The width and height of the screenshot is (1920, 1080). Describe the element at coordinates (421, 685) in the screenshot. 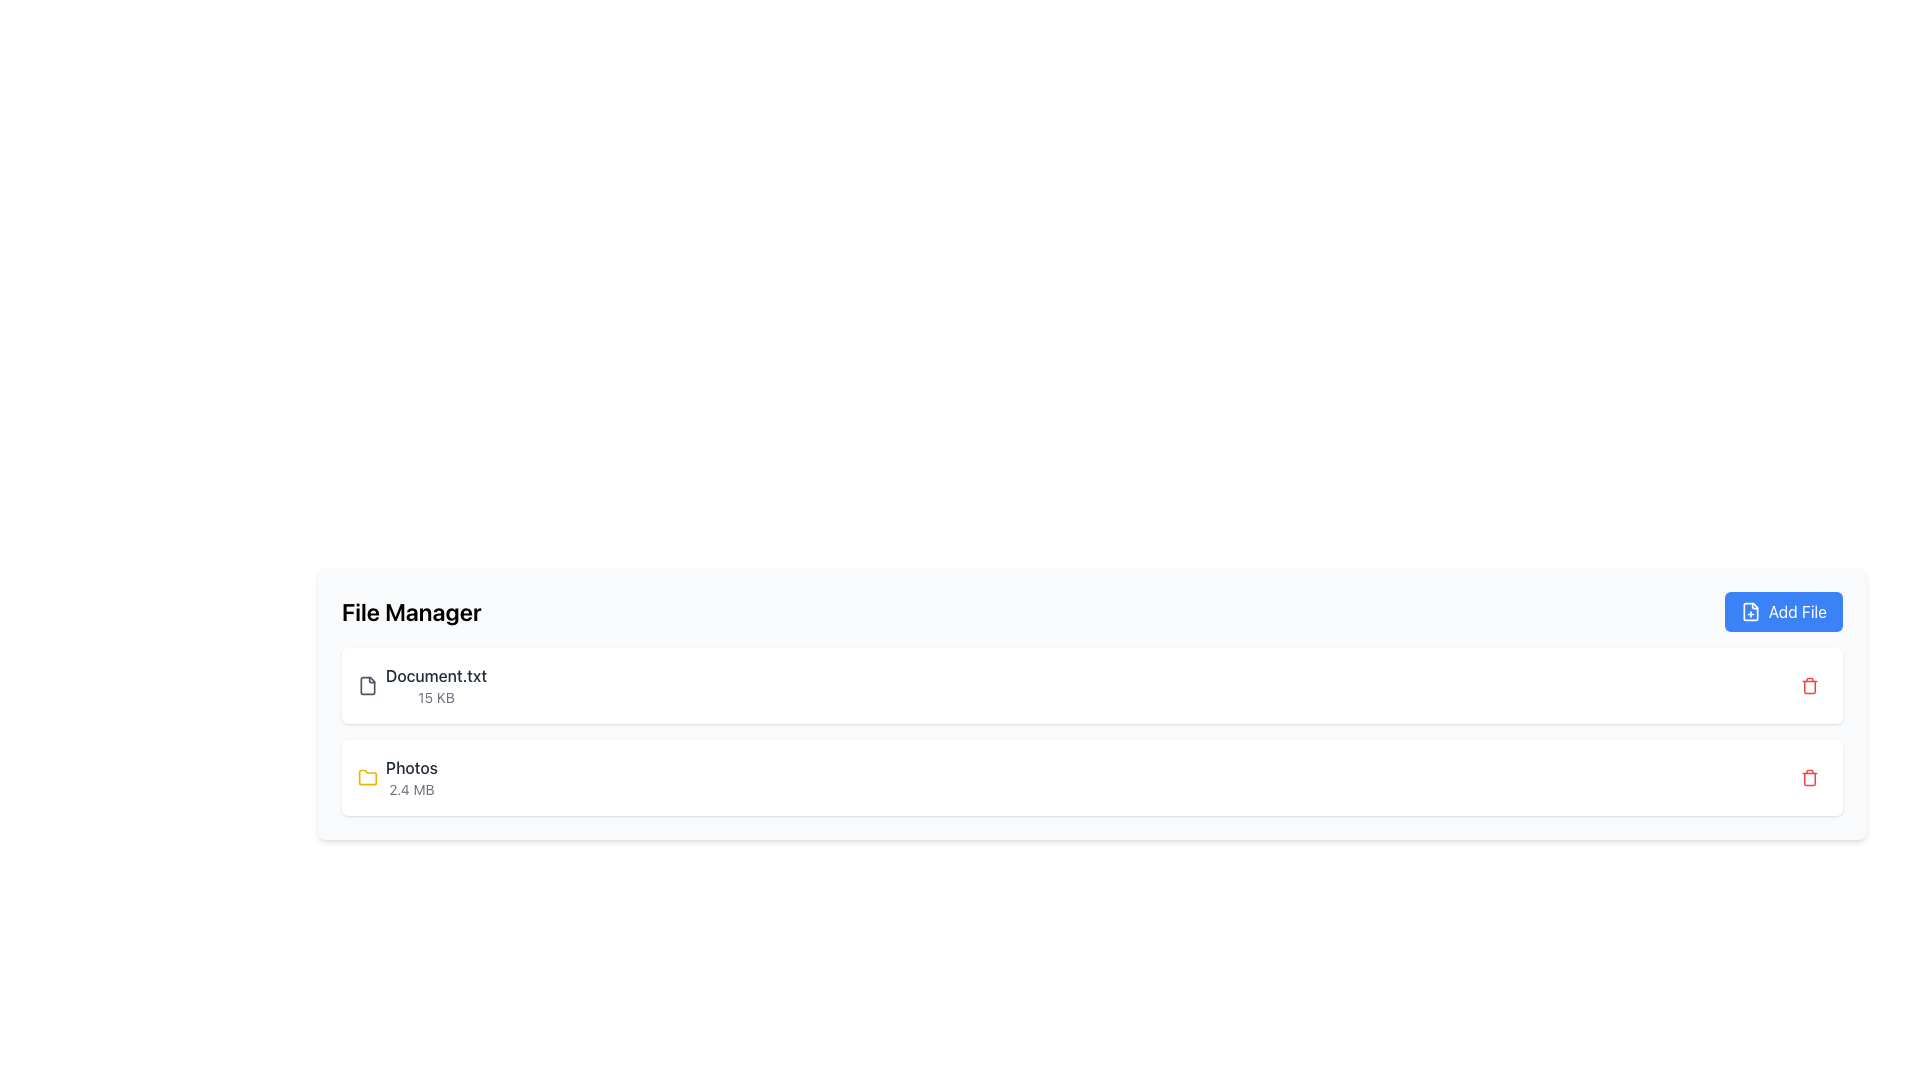

I see `to select the first list item representing the file 'Document.txt', which includes a document icon and displays '15 KB' in smaller text below it` at that location.